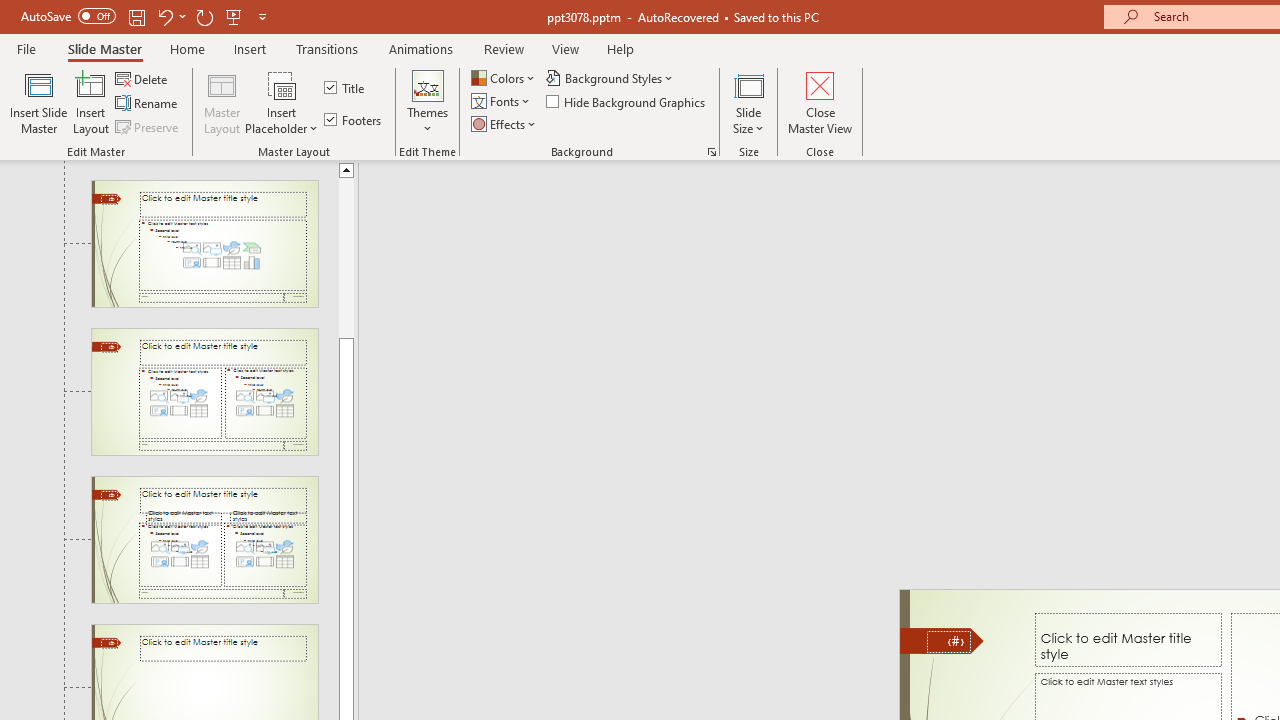 This screenshot has height=720, width=1280. What do you see at coordinates (820, 103) in the screenshot?
I see `'Close Master View'` at bounding box center [820, 103].